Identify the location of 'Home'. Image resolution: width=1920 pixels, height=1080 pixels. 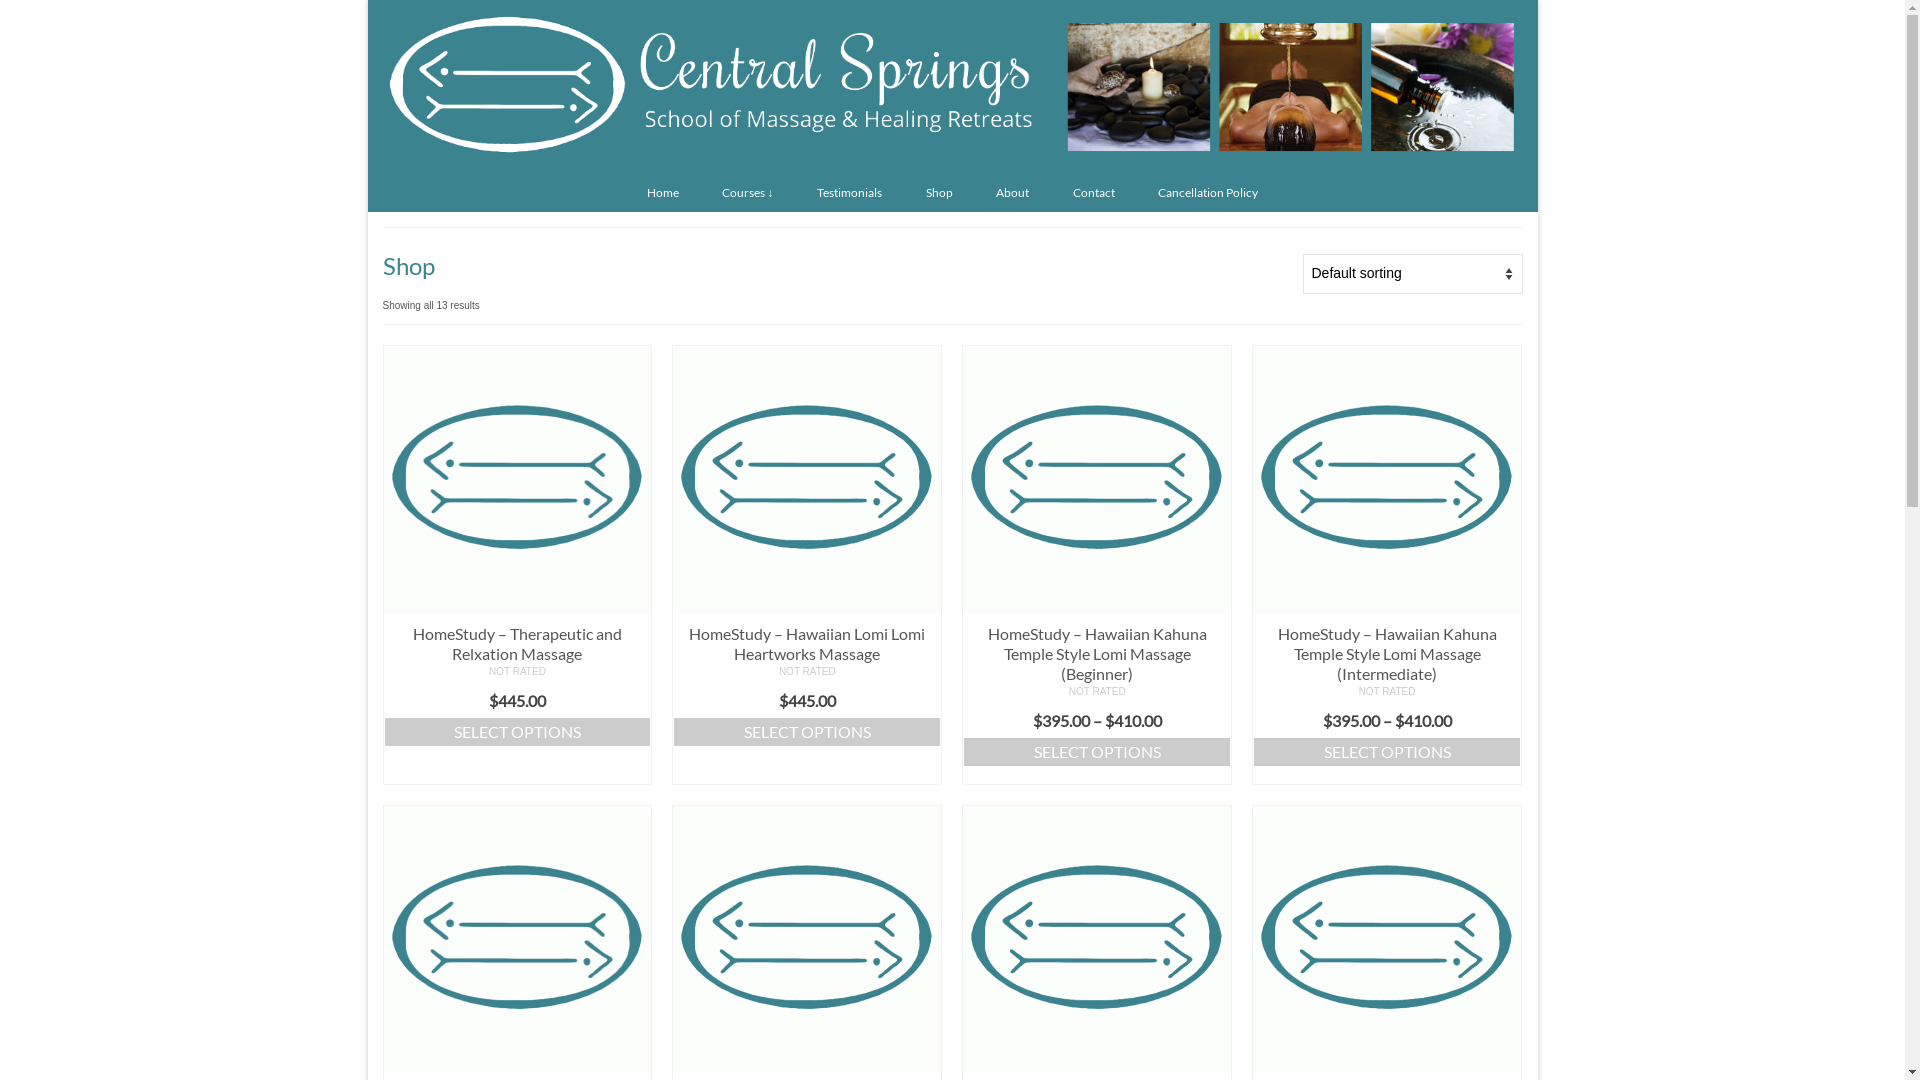
(662, 192).